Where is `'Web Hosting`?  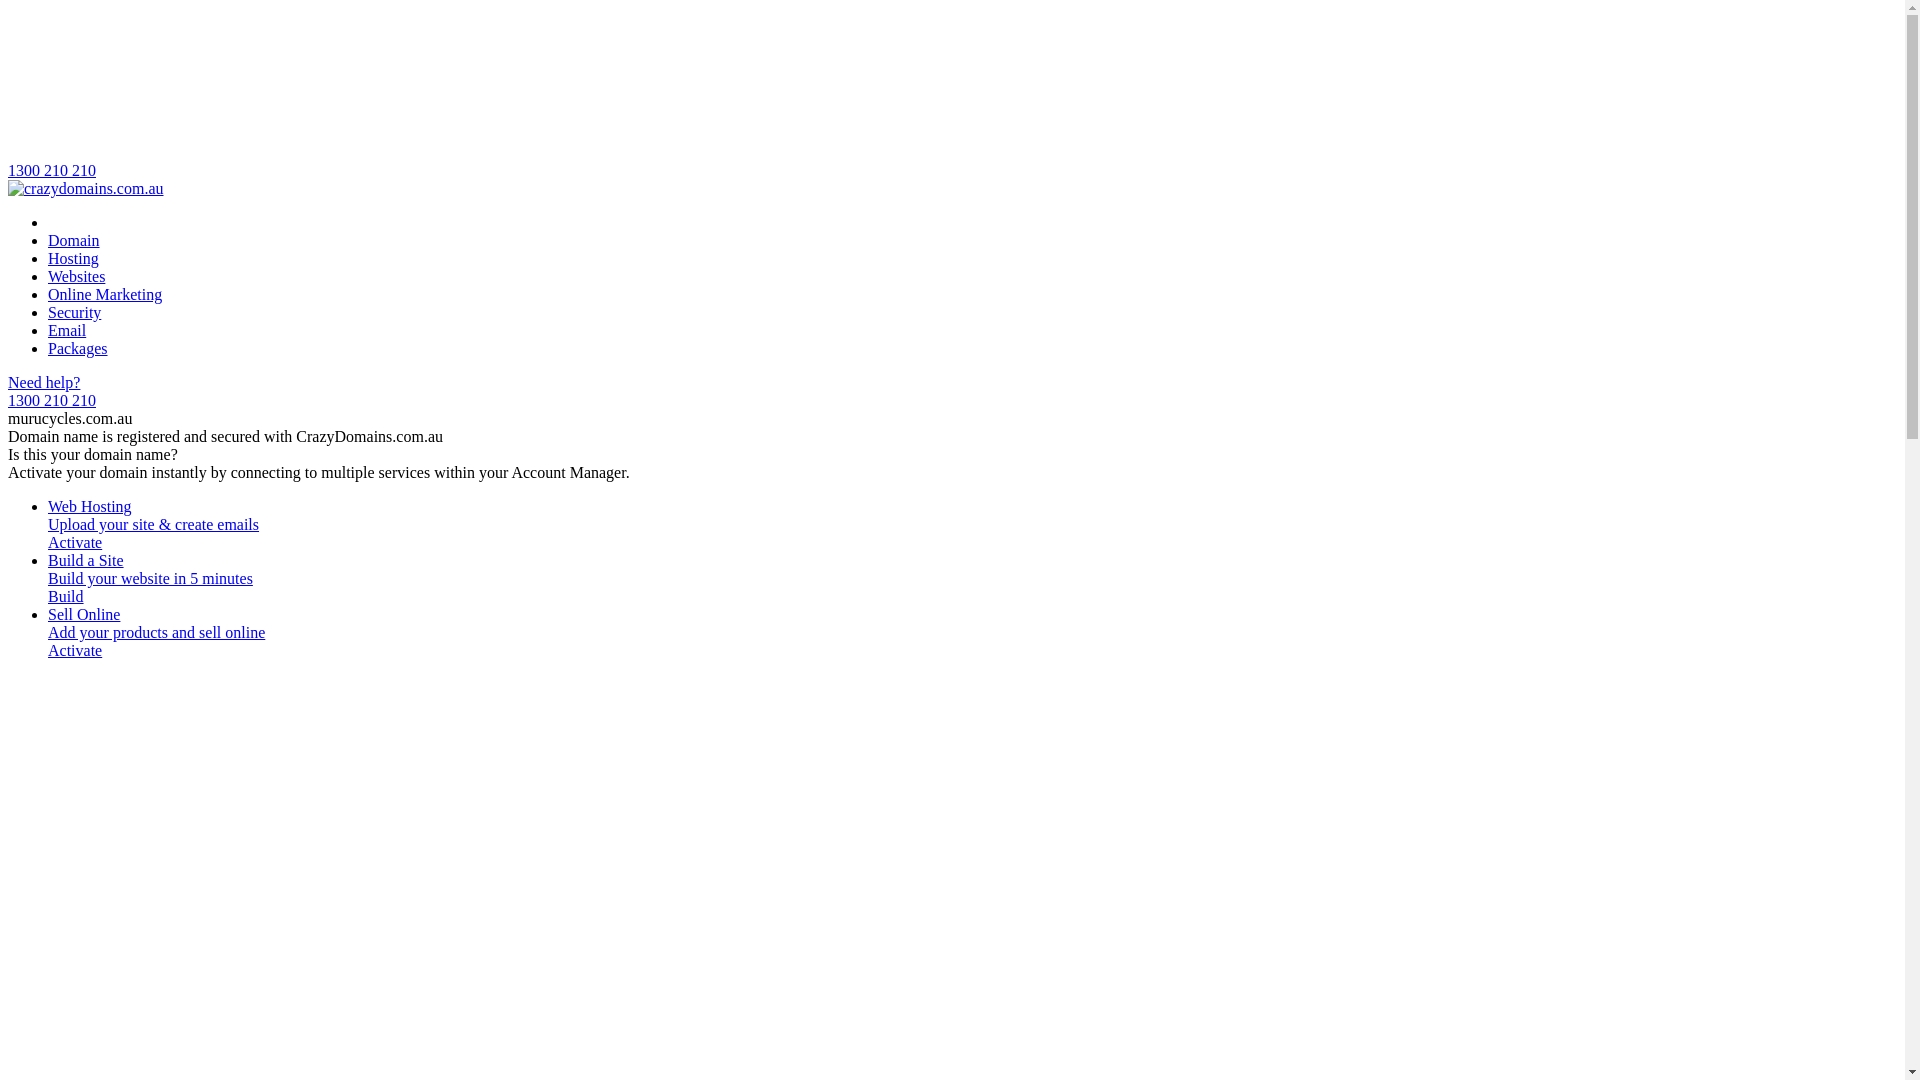 'Web Hosting is located at coordinates (972, 523).